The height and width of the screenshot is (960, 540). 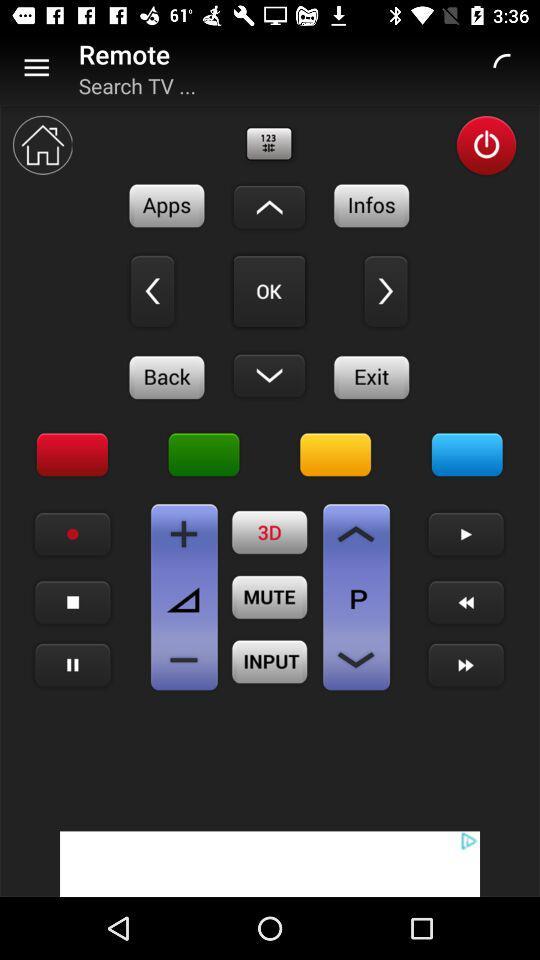 I want to click on stop video playback, so click(x=72, y=601).